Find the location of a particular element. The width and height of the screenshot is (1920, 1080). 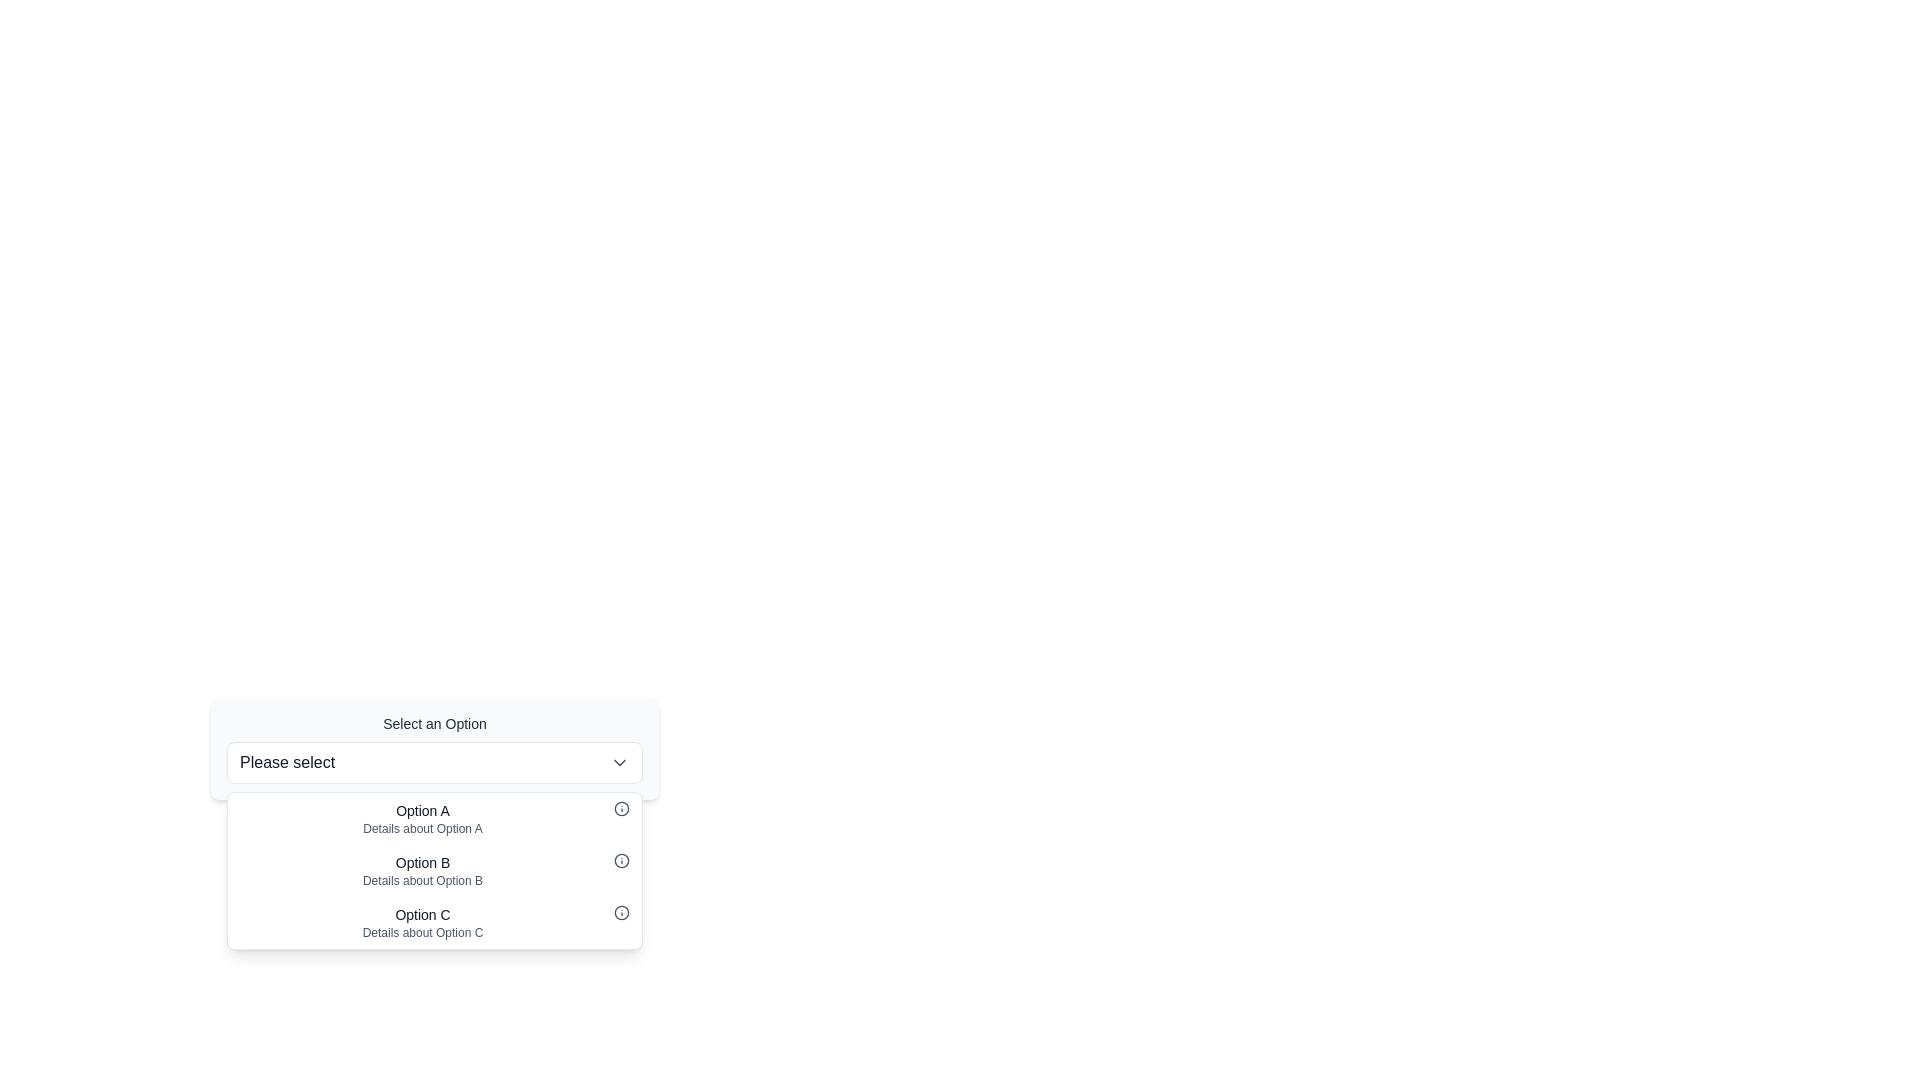

the selectable option labeled 'Option A' is located at coordinates (434, 818).